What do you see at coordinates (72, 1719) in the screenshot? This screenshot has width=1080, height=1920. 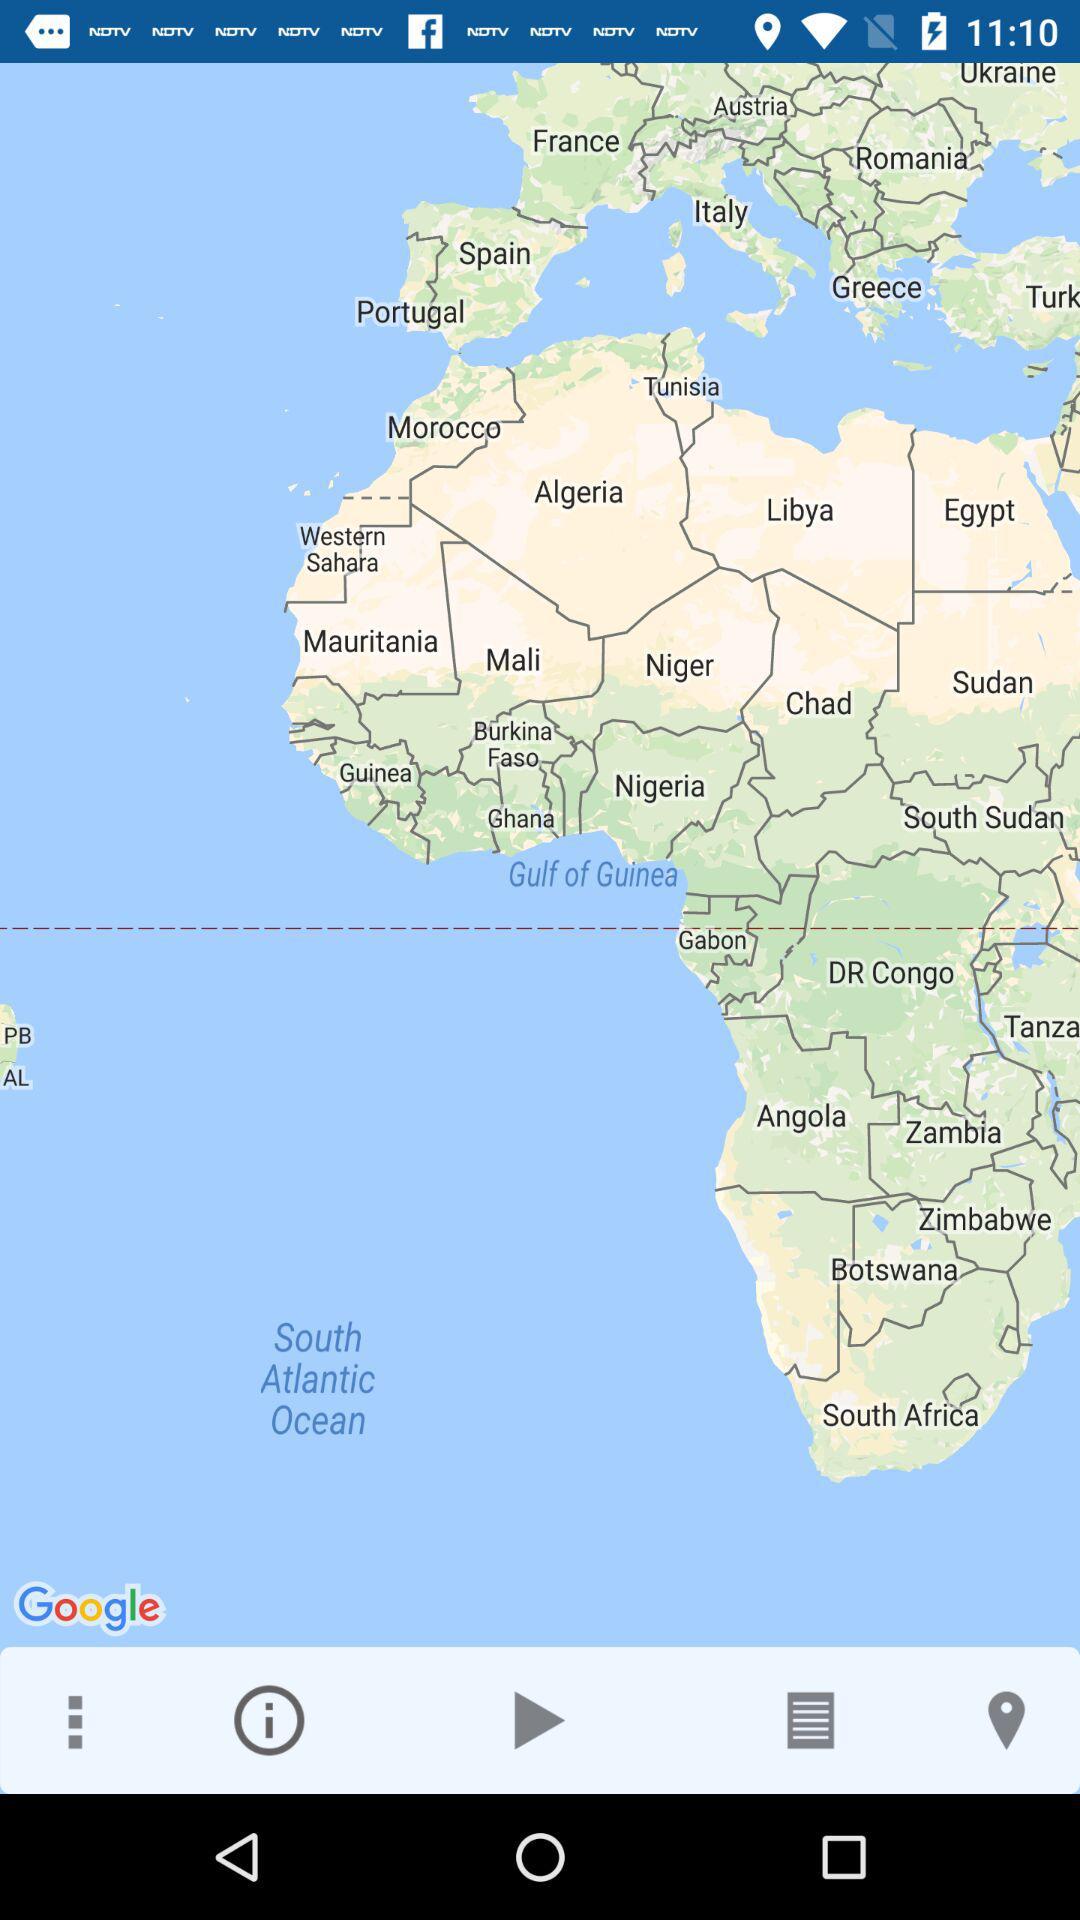 I see `the more icon` at bounding box center [72, 1719].